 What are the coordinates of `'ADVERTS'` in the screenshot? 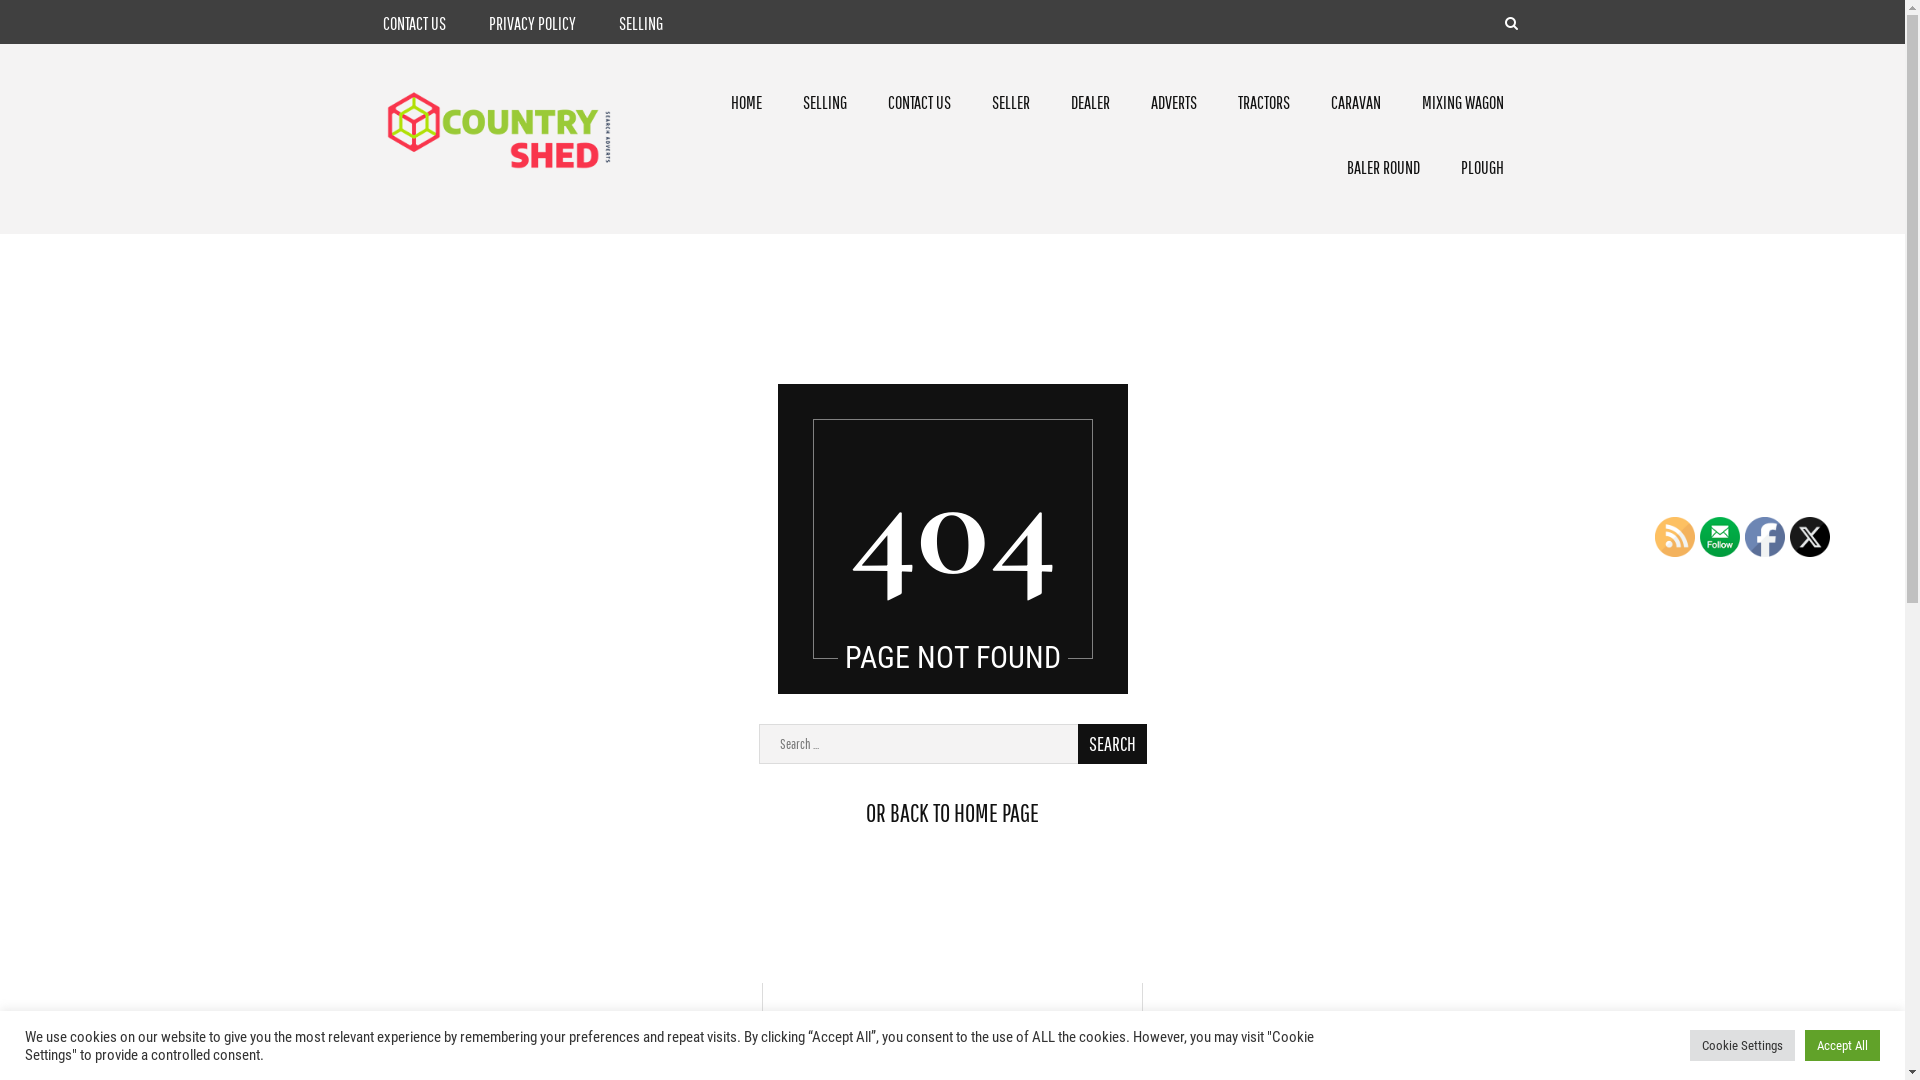 It's located at (1174, 102).